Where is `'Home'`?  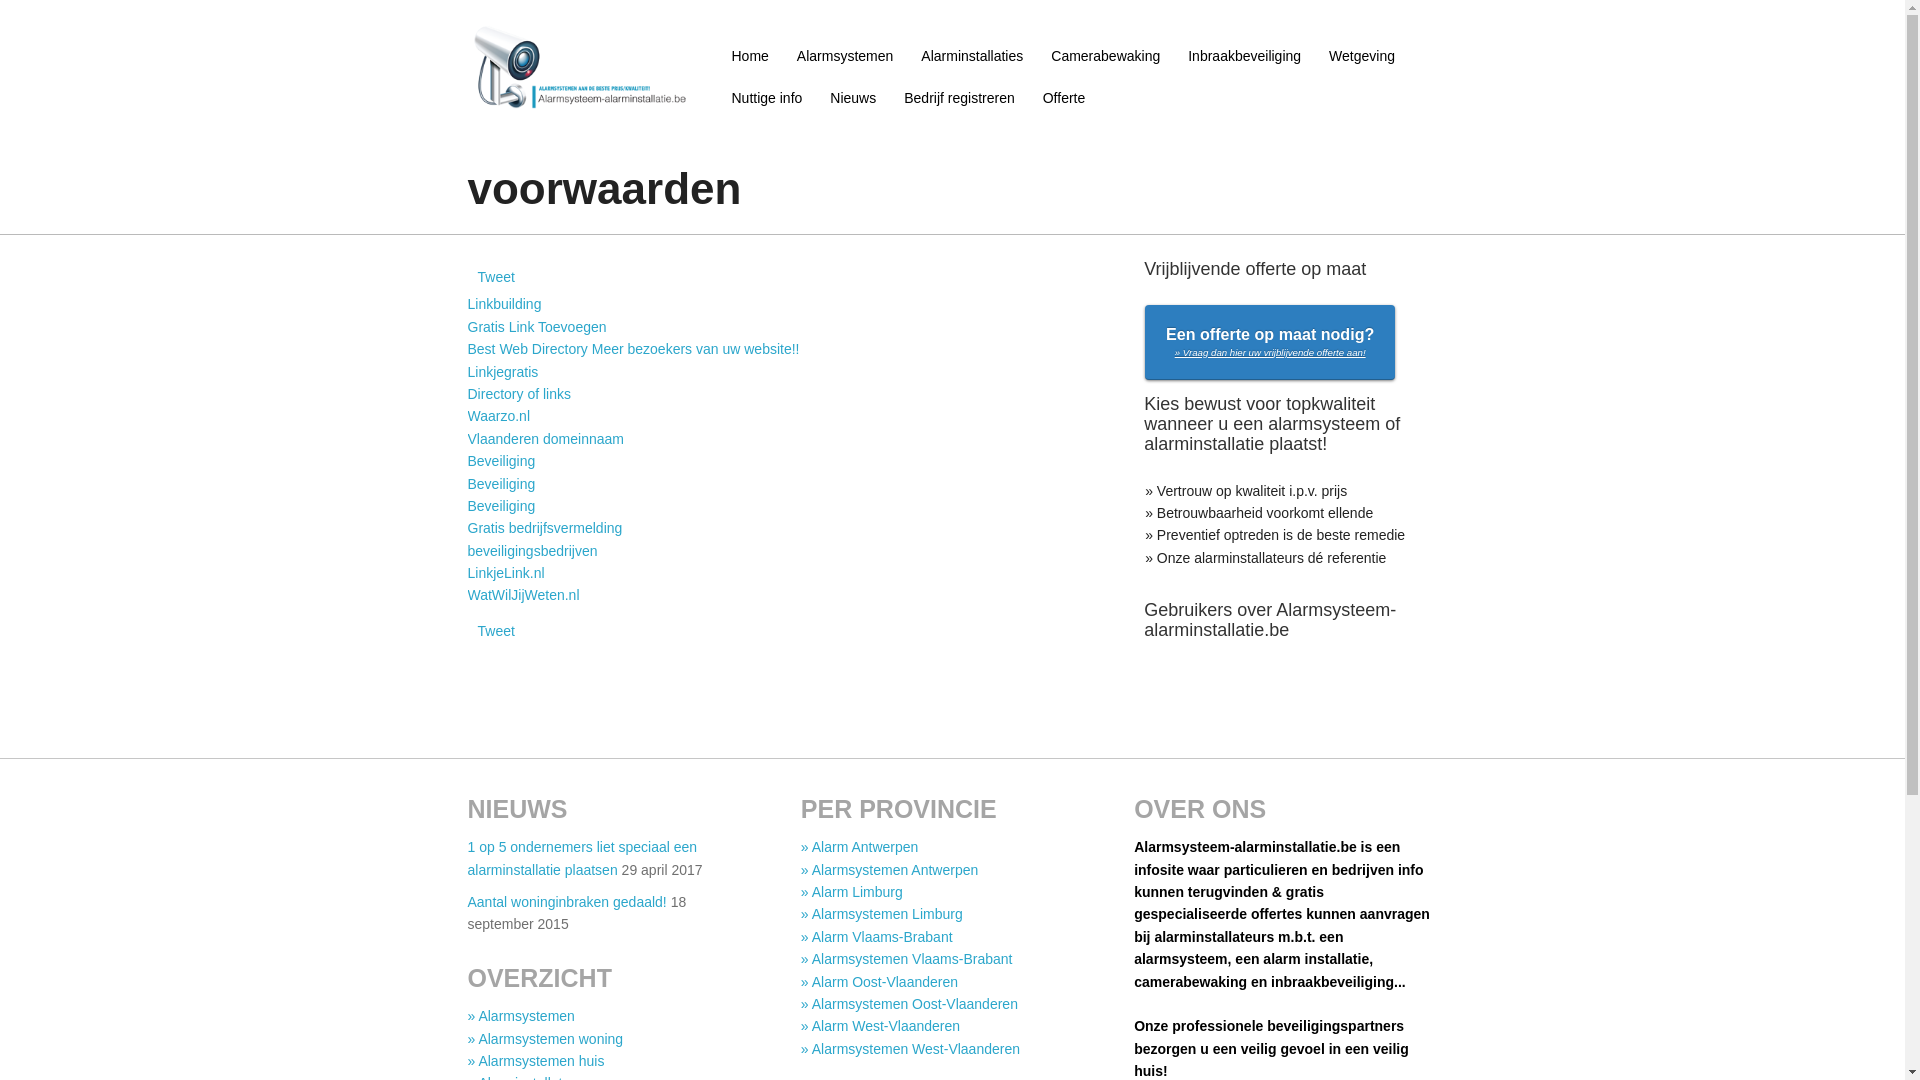 'Home' is located at coordinates (749, 55).